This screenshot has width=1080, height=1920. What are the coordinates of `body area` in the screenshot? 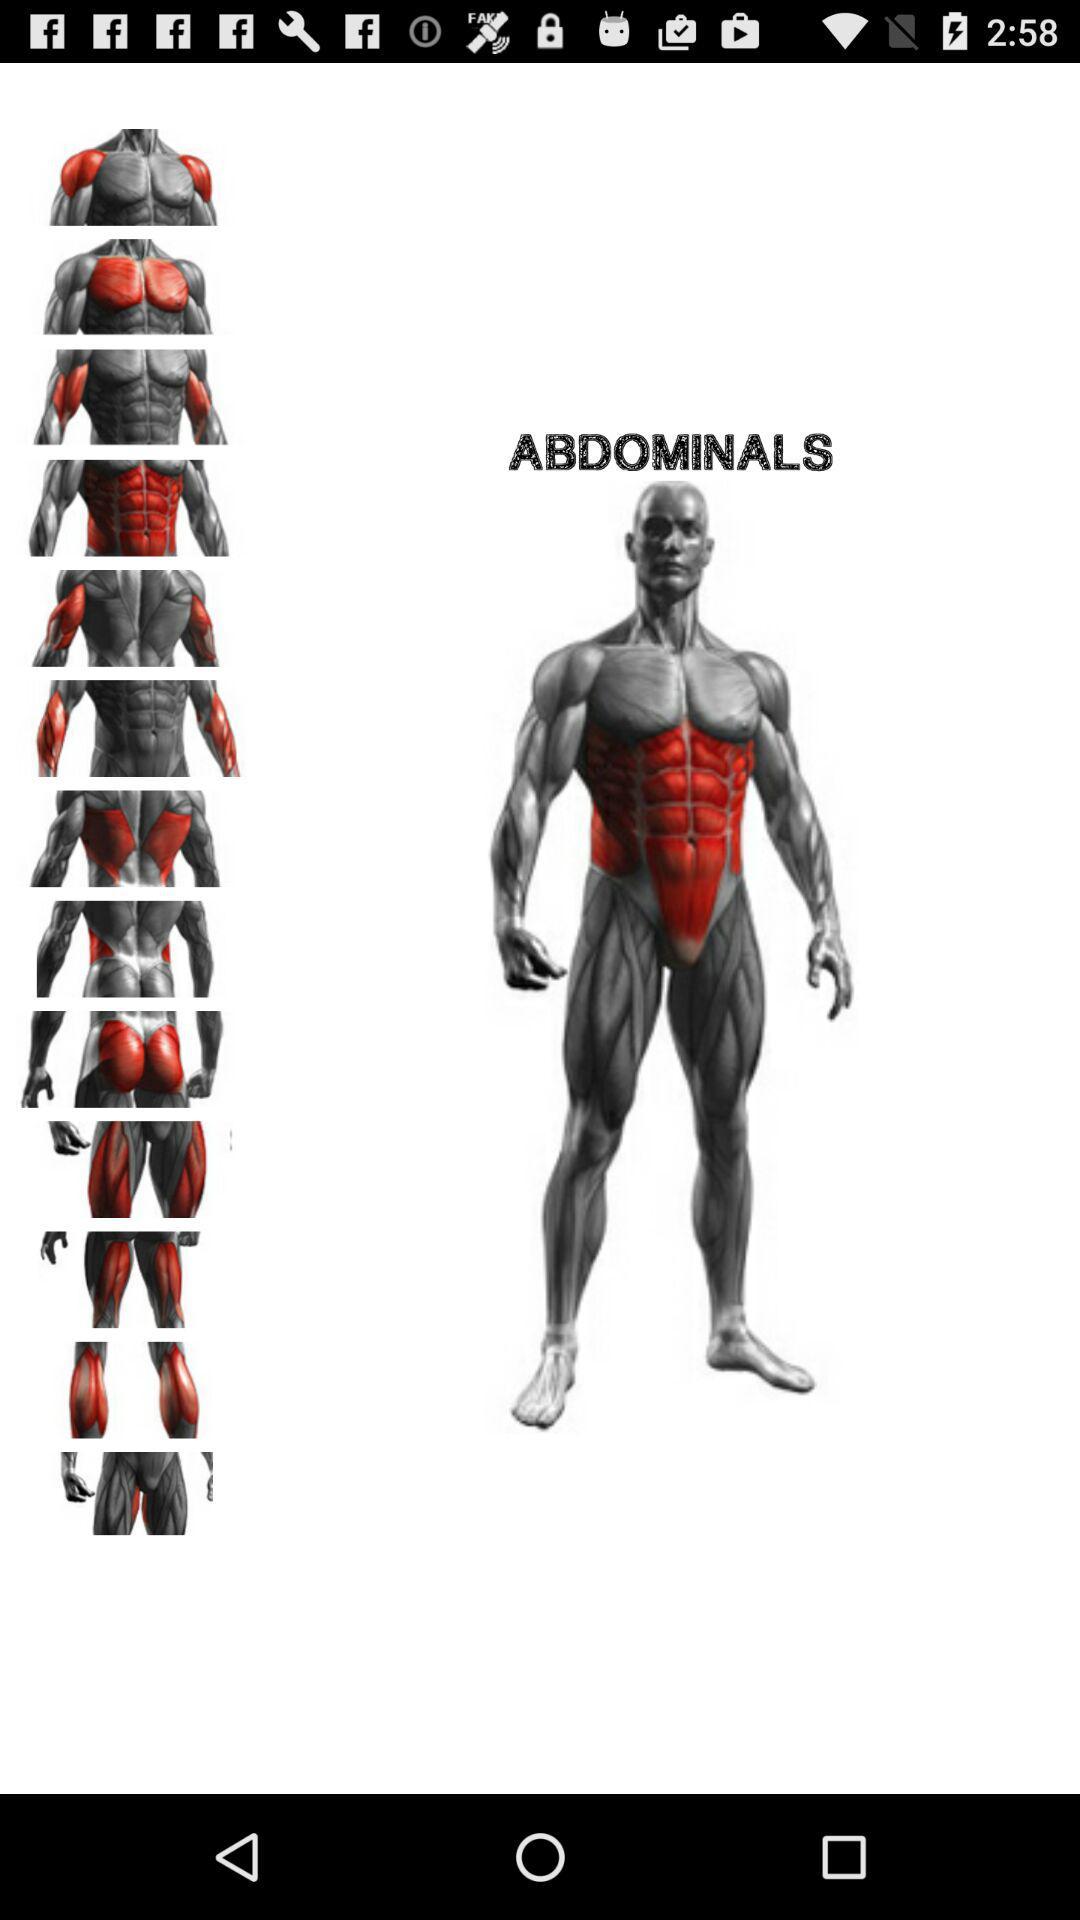 It's located at (131, 1382).